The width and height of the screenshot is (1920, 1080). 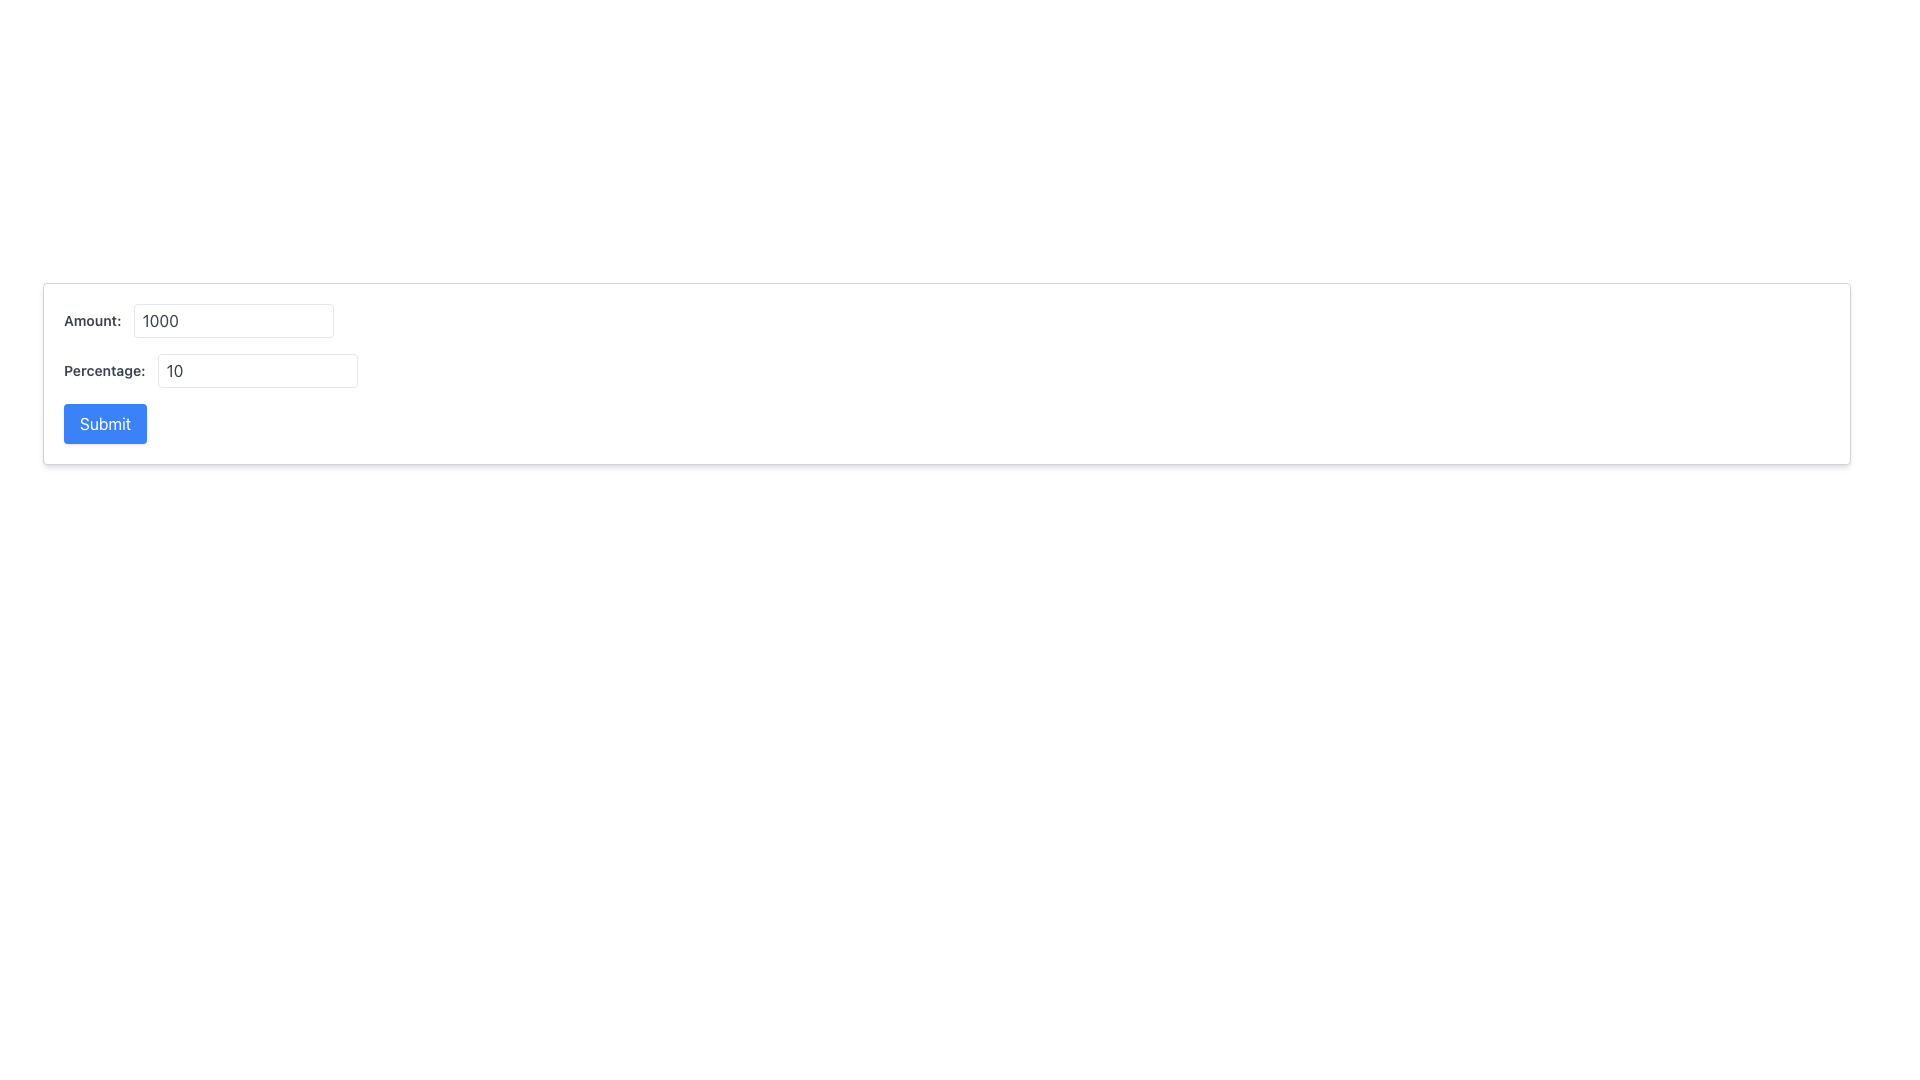 What do you see at coordinates (91, 319) in the screenshot?
I see `the static text label that reads 'Amount:', which is located in the upper-left section of the form interface and is horizontally aligned to the left of an input box` at bounding box center [91, 319].